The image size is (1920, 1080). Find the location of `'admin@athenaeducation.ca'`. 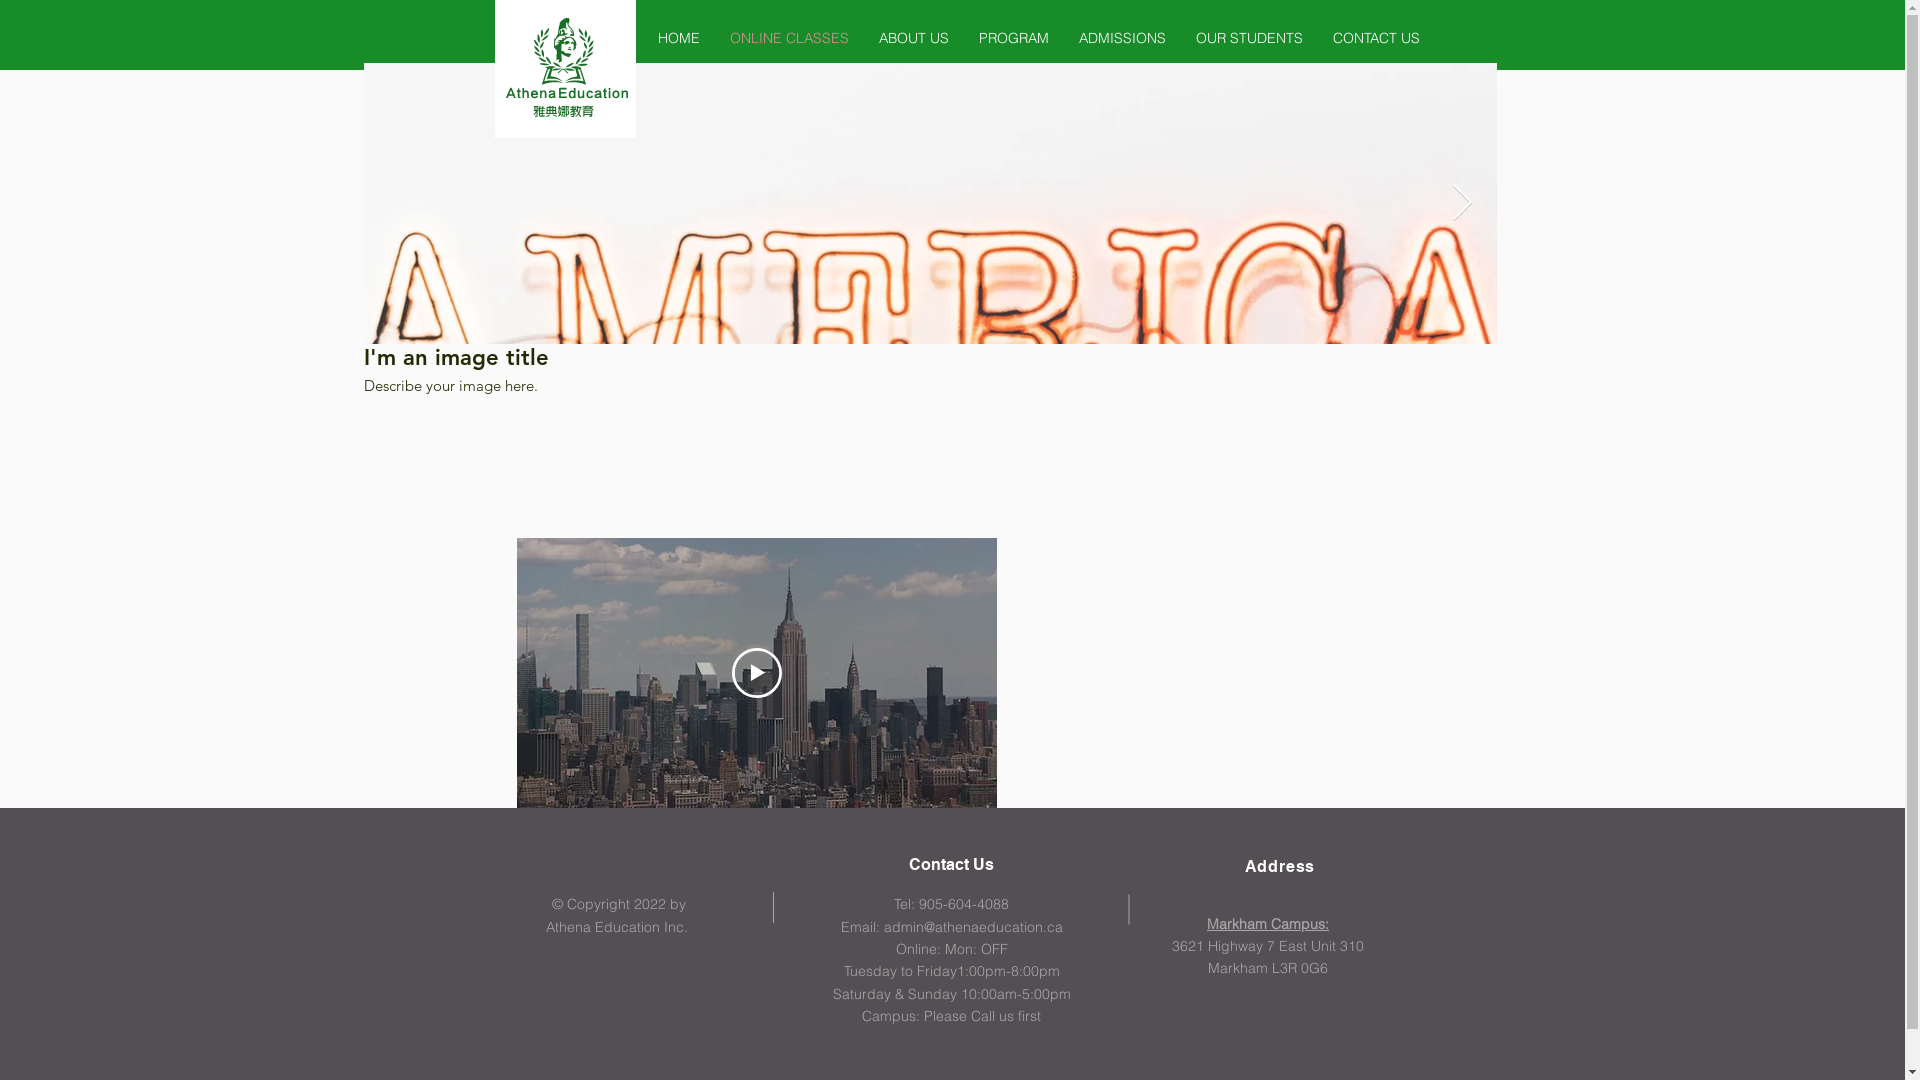

'admin@athenaeducation.ca' is located at coordinates (973, 926).